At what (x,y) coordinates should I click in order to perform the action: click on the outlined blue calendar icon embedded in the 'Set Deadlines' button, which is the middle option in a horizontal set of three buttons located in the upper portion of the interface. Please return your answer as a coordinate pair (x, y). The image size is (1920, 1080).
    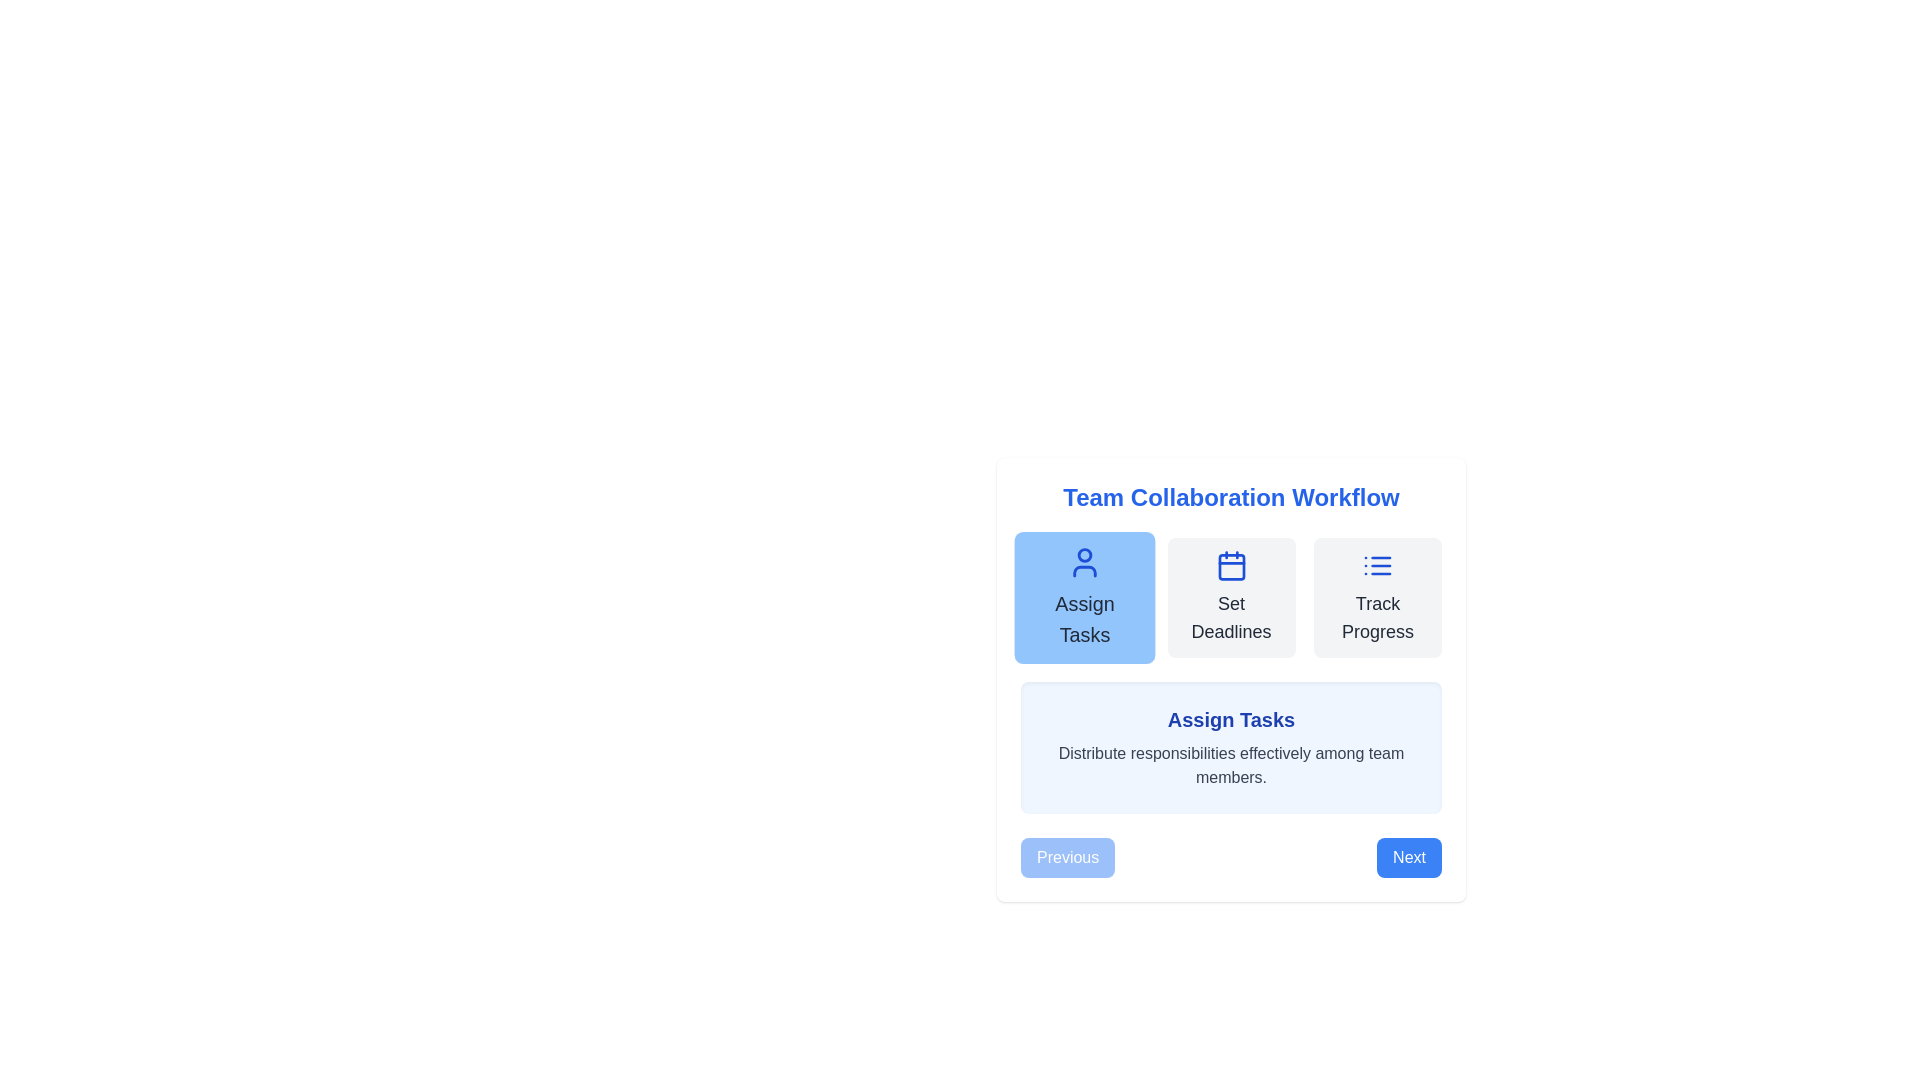
    Looking at the image, I should click on (1230, 566).